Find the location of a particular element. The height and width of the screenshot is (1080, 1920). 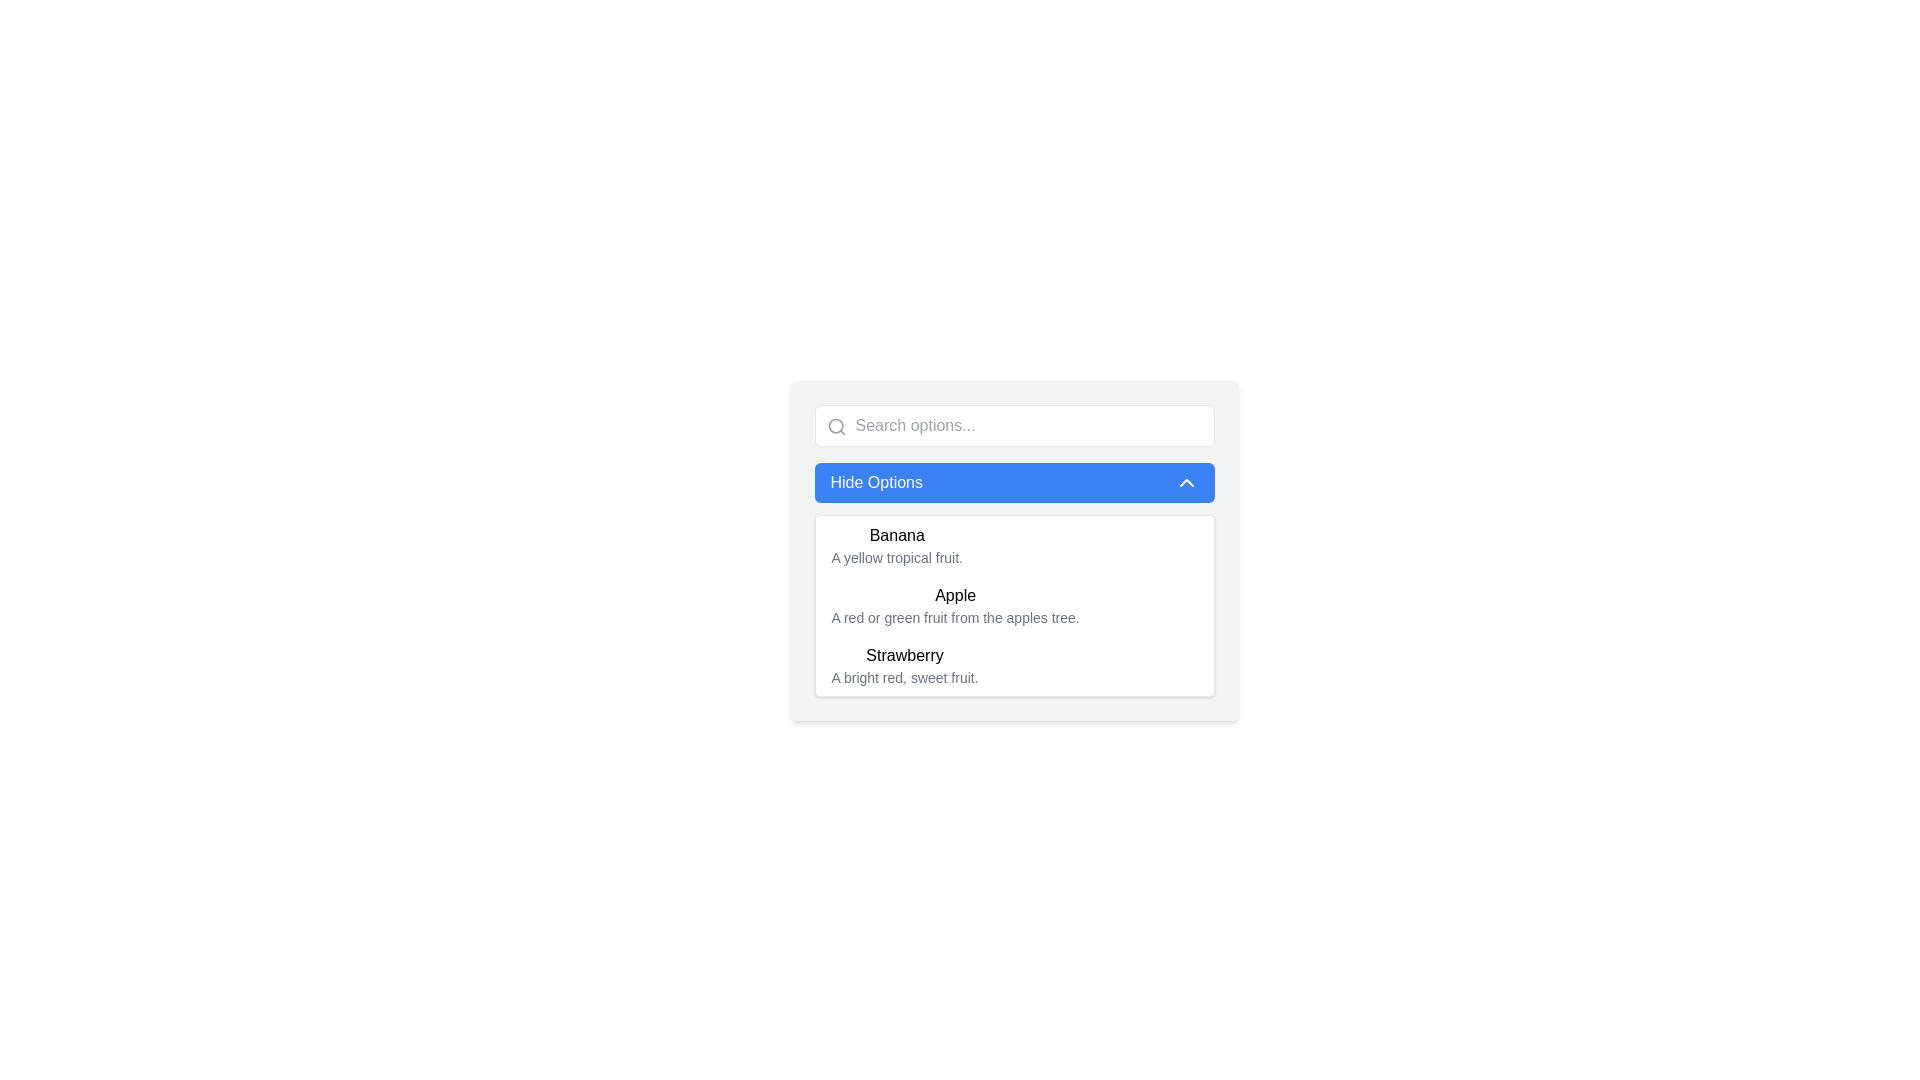

the bold text label displaying 'Strawberry' in the dropdown list under the 'Hide Options' header is located at coordinates (904, 655).